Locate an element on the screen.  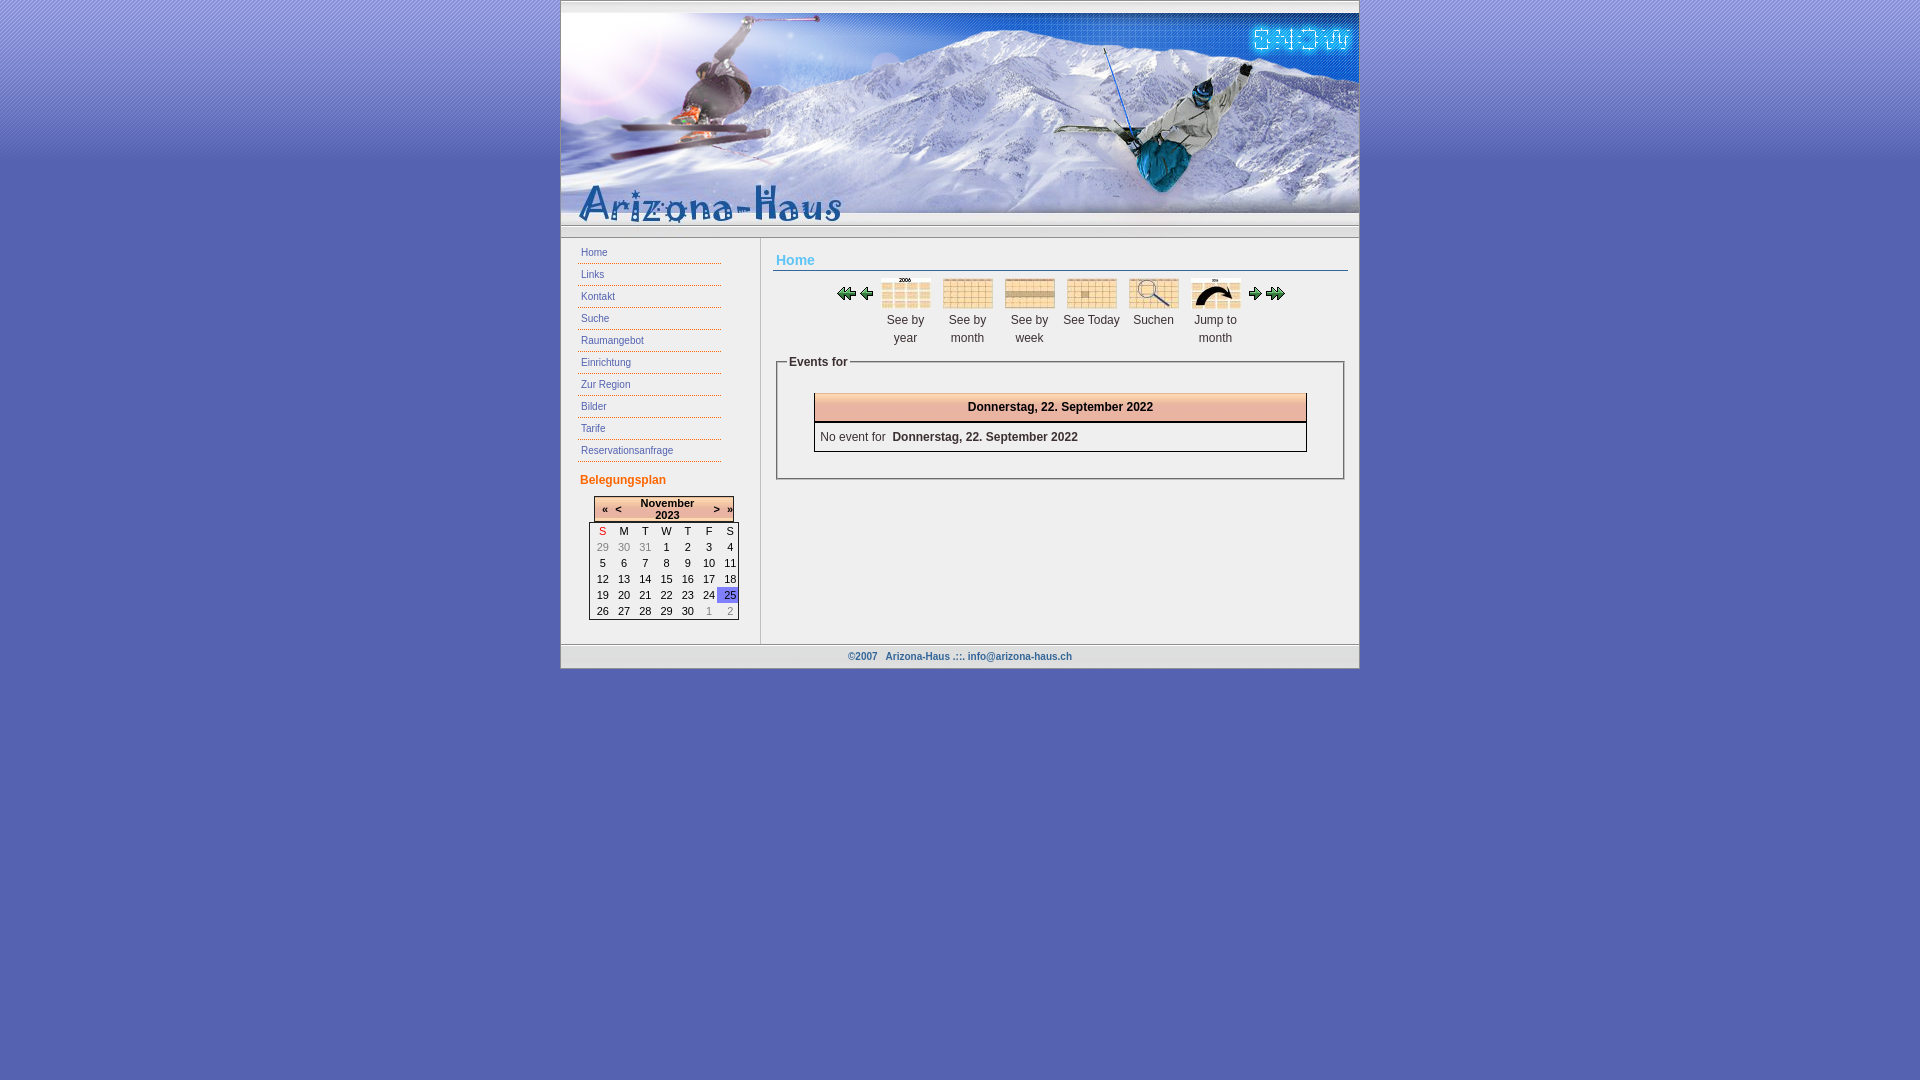
'Jump to month' is located at coordinates (1190, 304).